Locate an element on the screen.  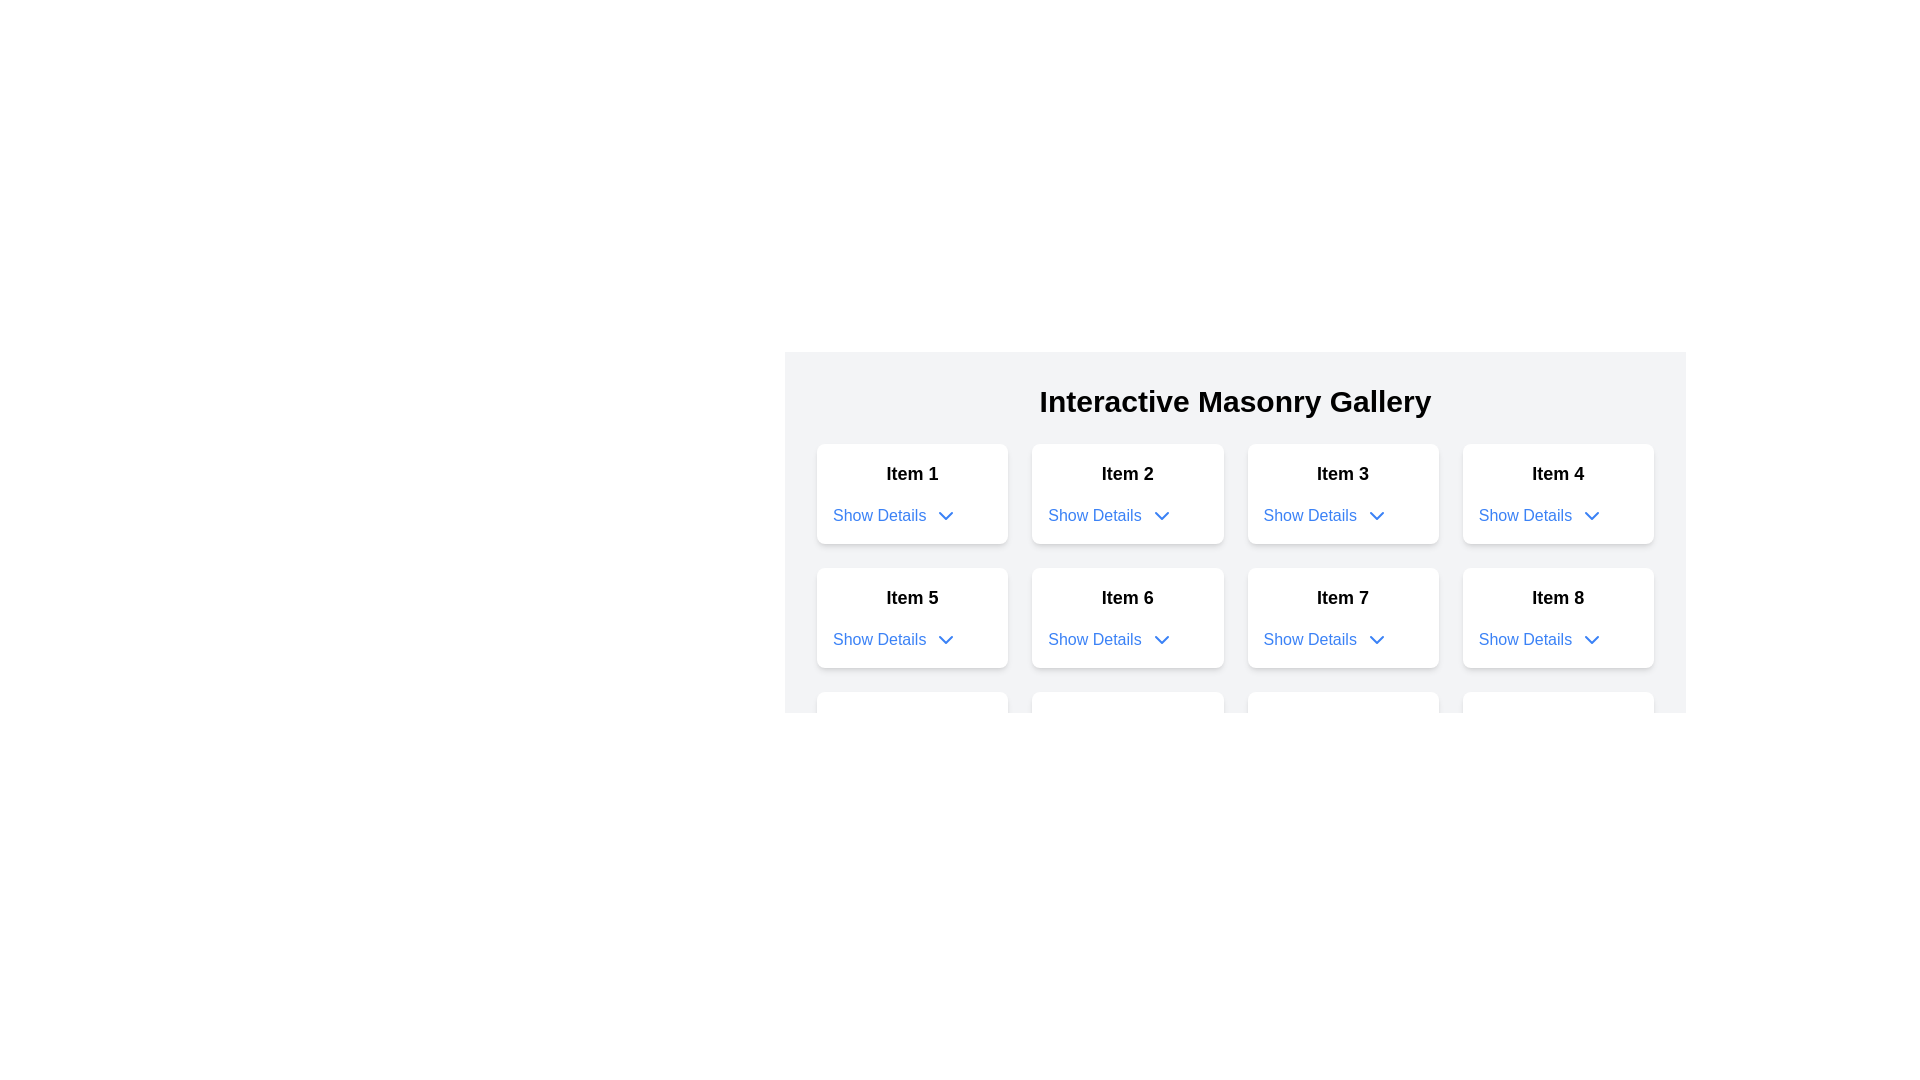
the downward-pointing chevron icon located at the rightmost end of the 'Show Details' label, which indicates a dropdown or toggle action is located at coordinates (1375, 640).